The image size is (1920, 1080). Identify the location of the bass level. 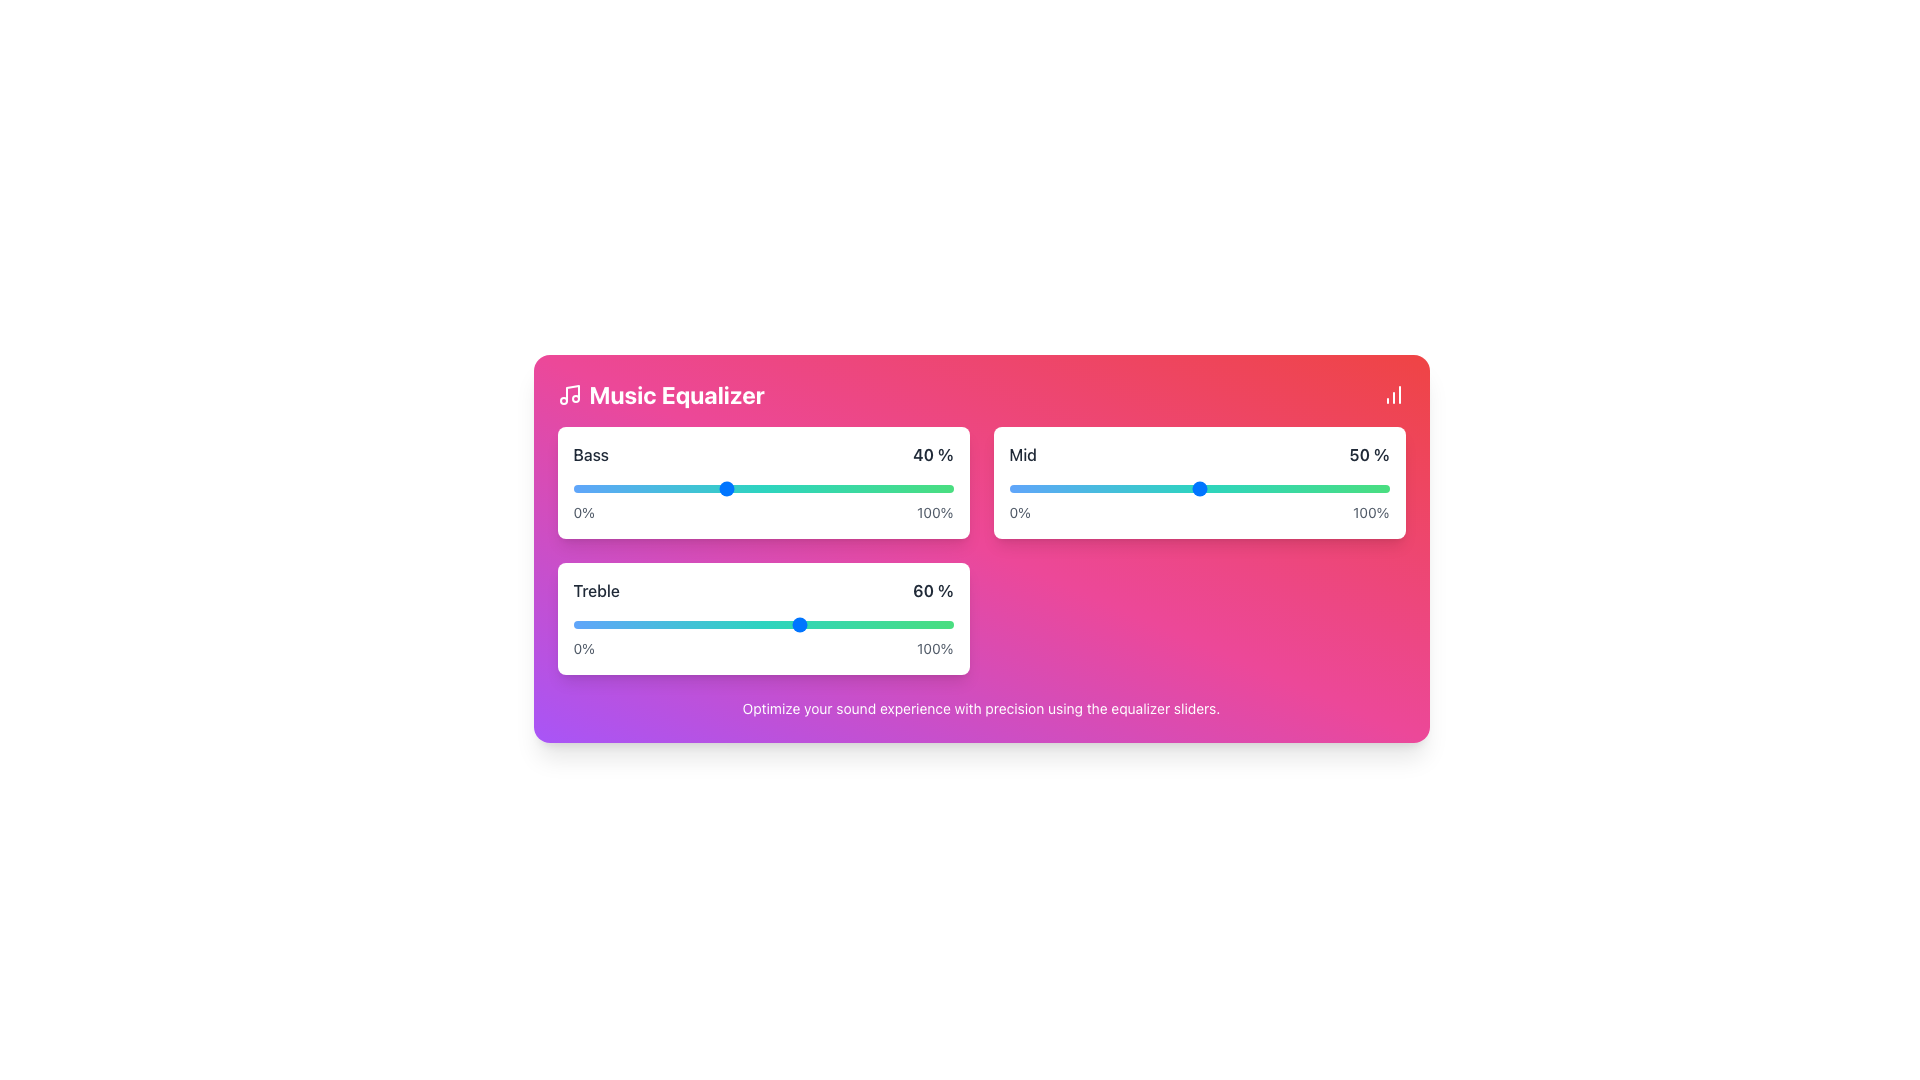
(805, 489).